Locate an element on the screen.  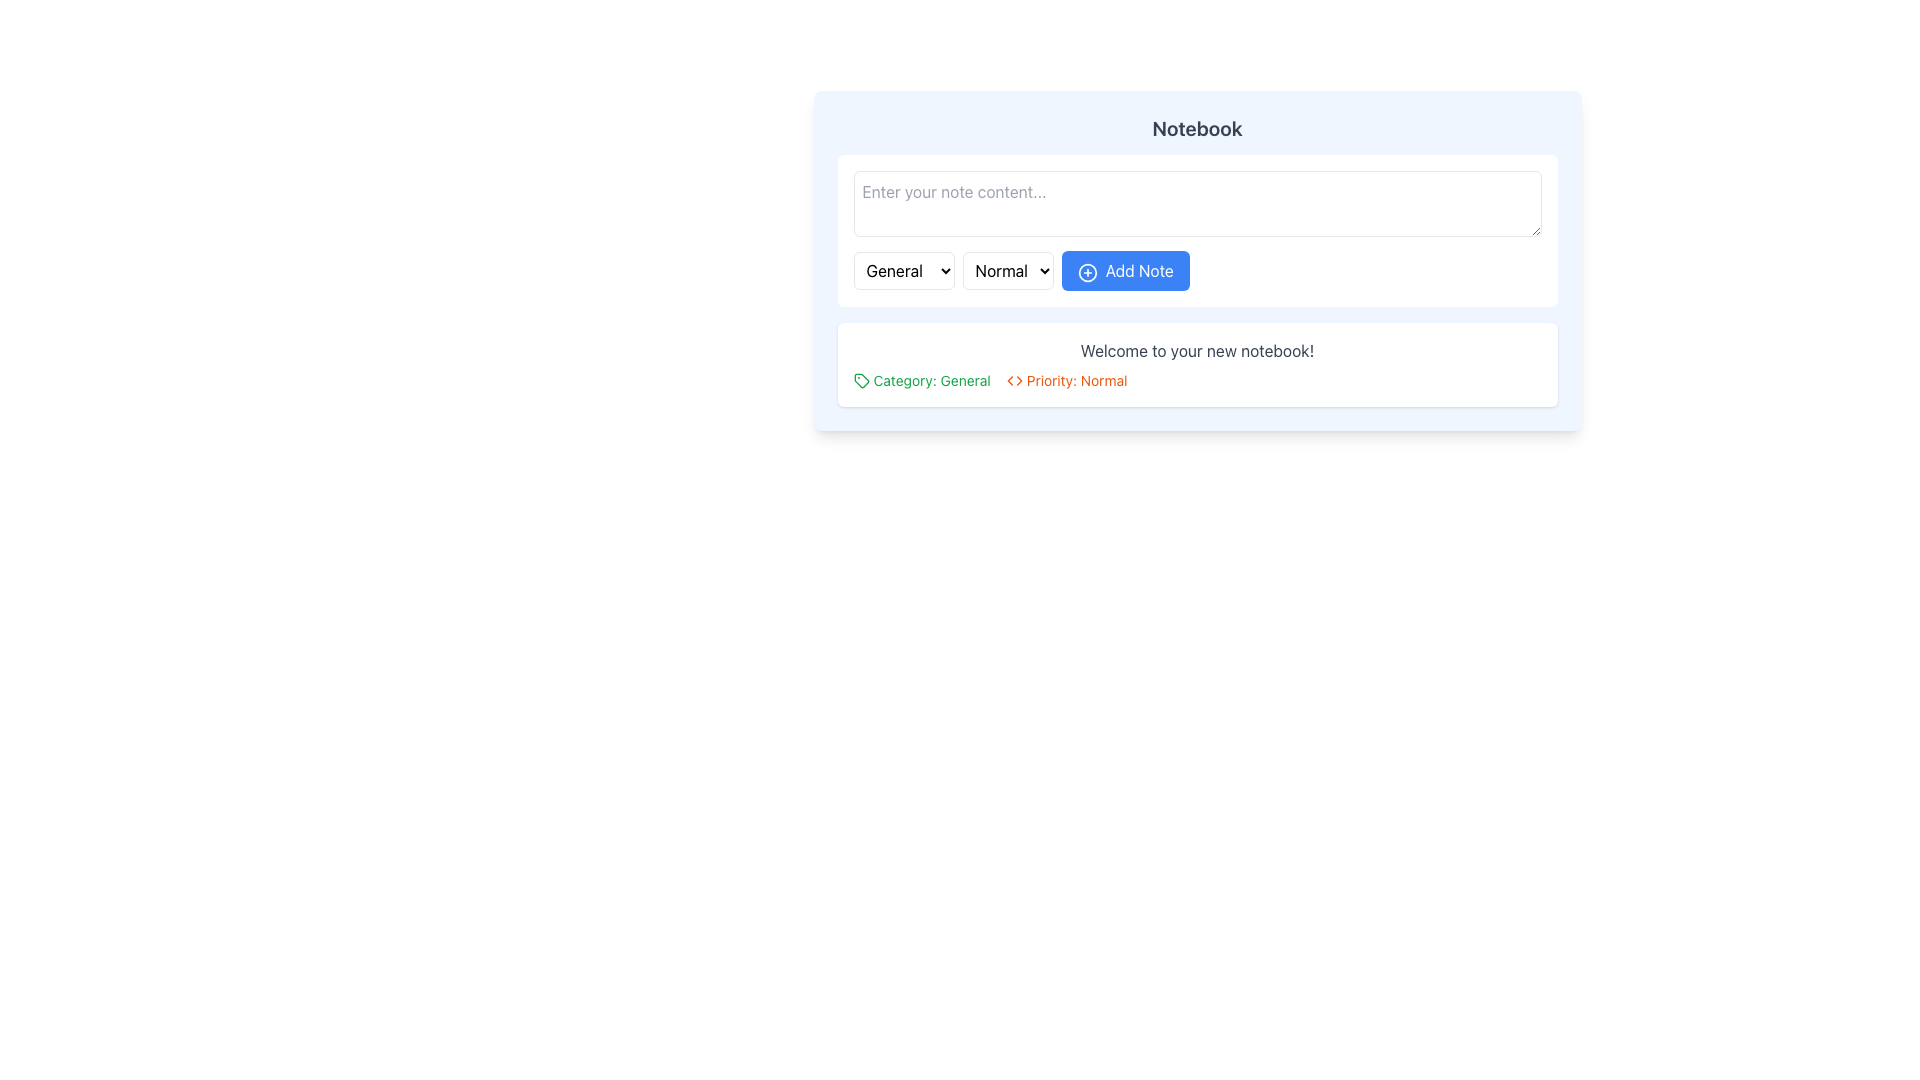
the graphical indicator of the 'Add Note' button located on the interface panel, which is centered within the button group and surrounded by other icons is located at coordinates (1086, 272).